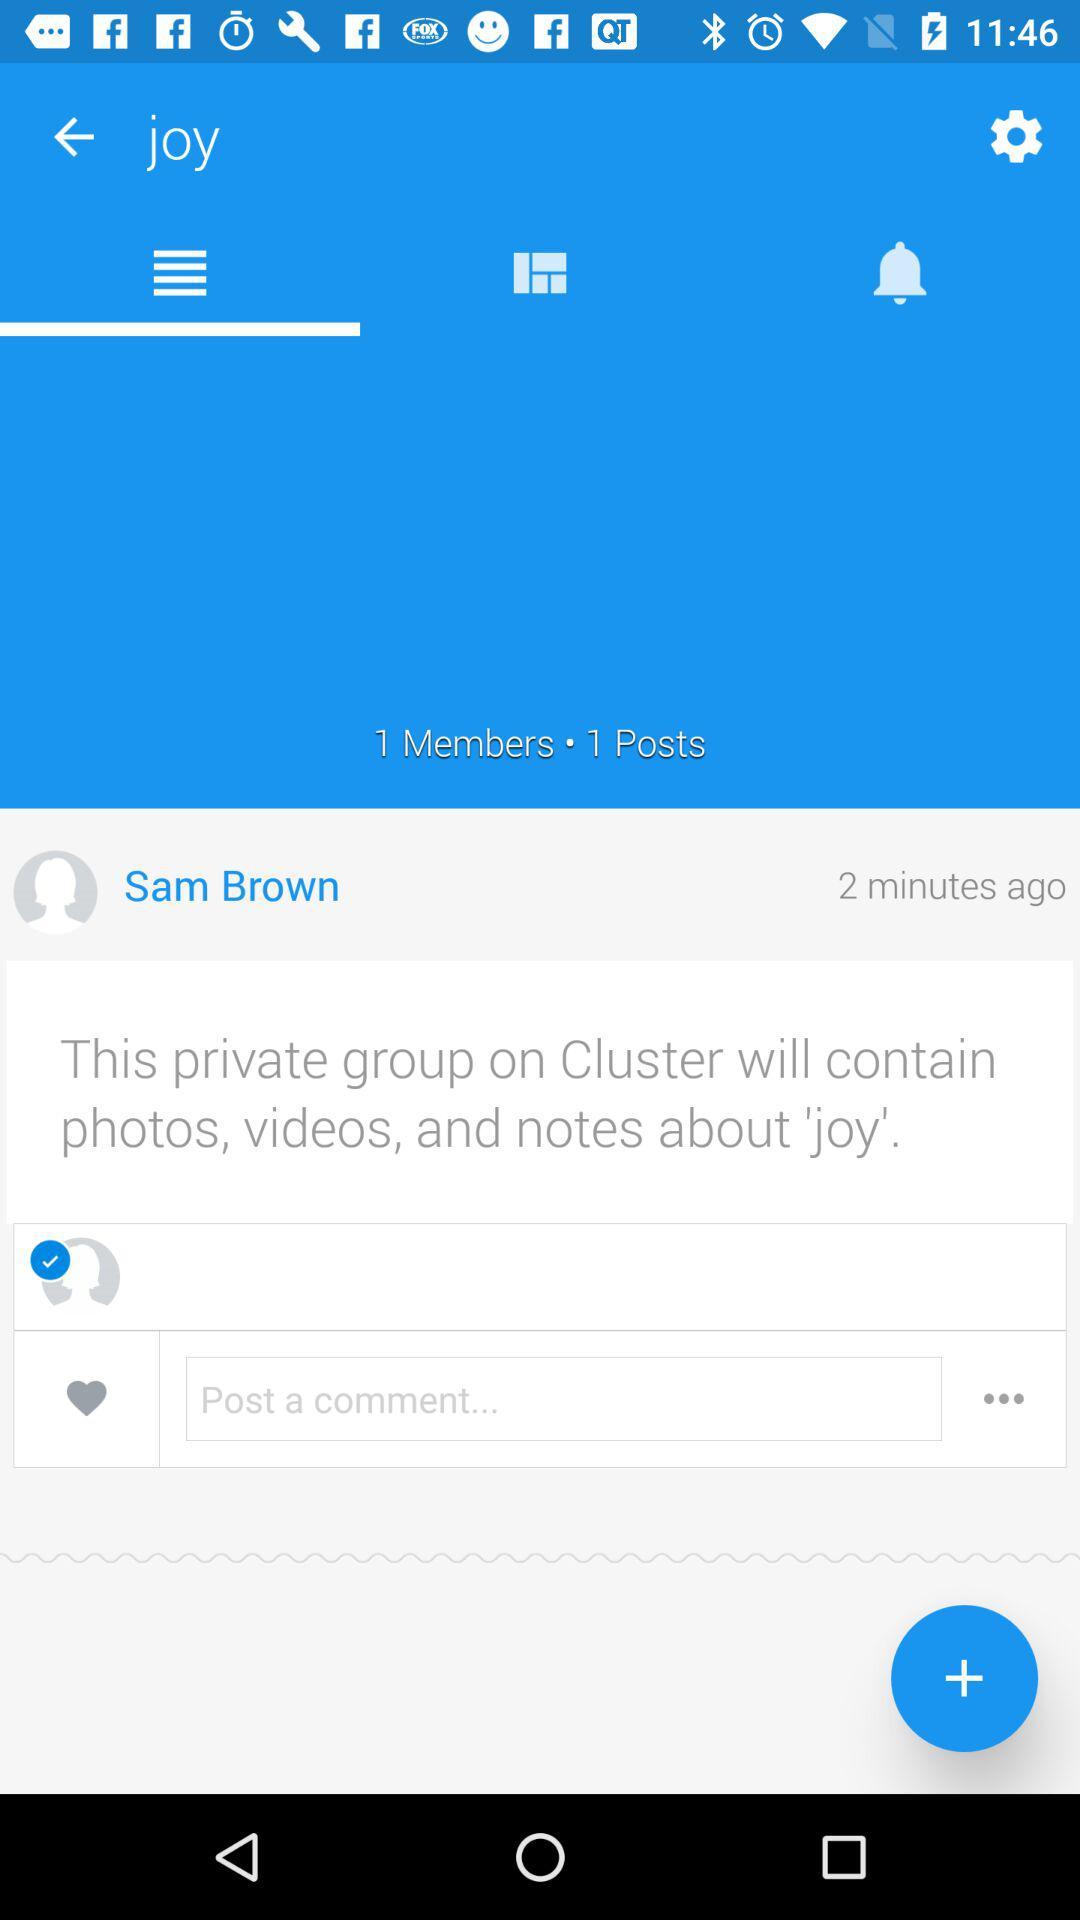  Describe the element at coordinates (54, 891) in the screenshot. I see `show profile` at that location.